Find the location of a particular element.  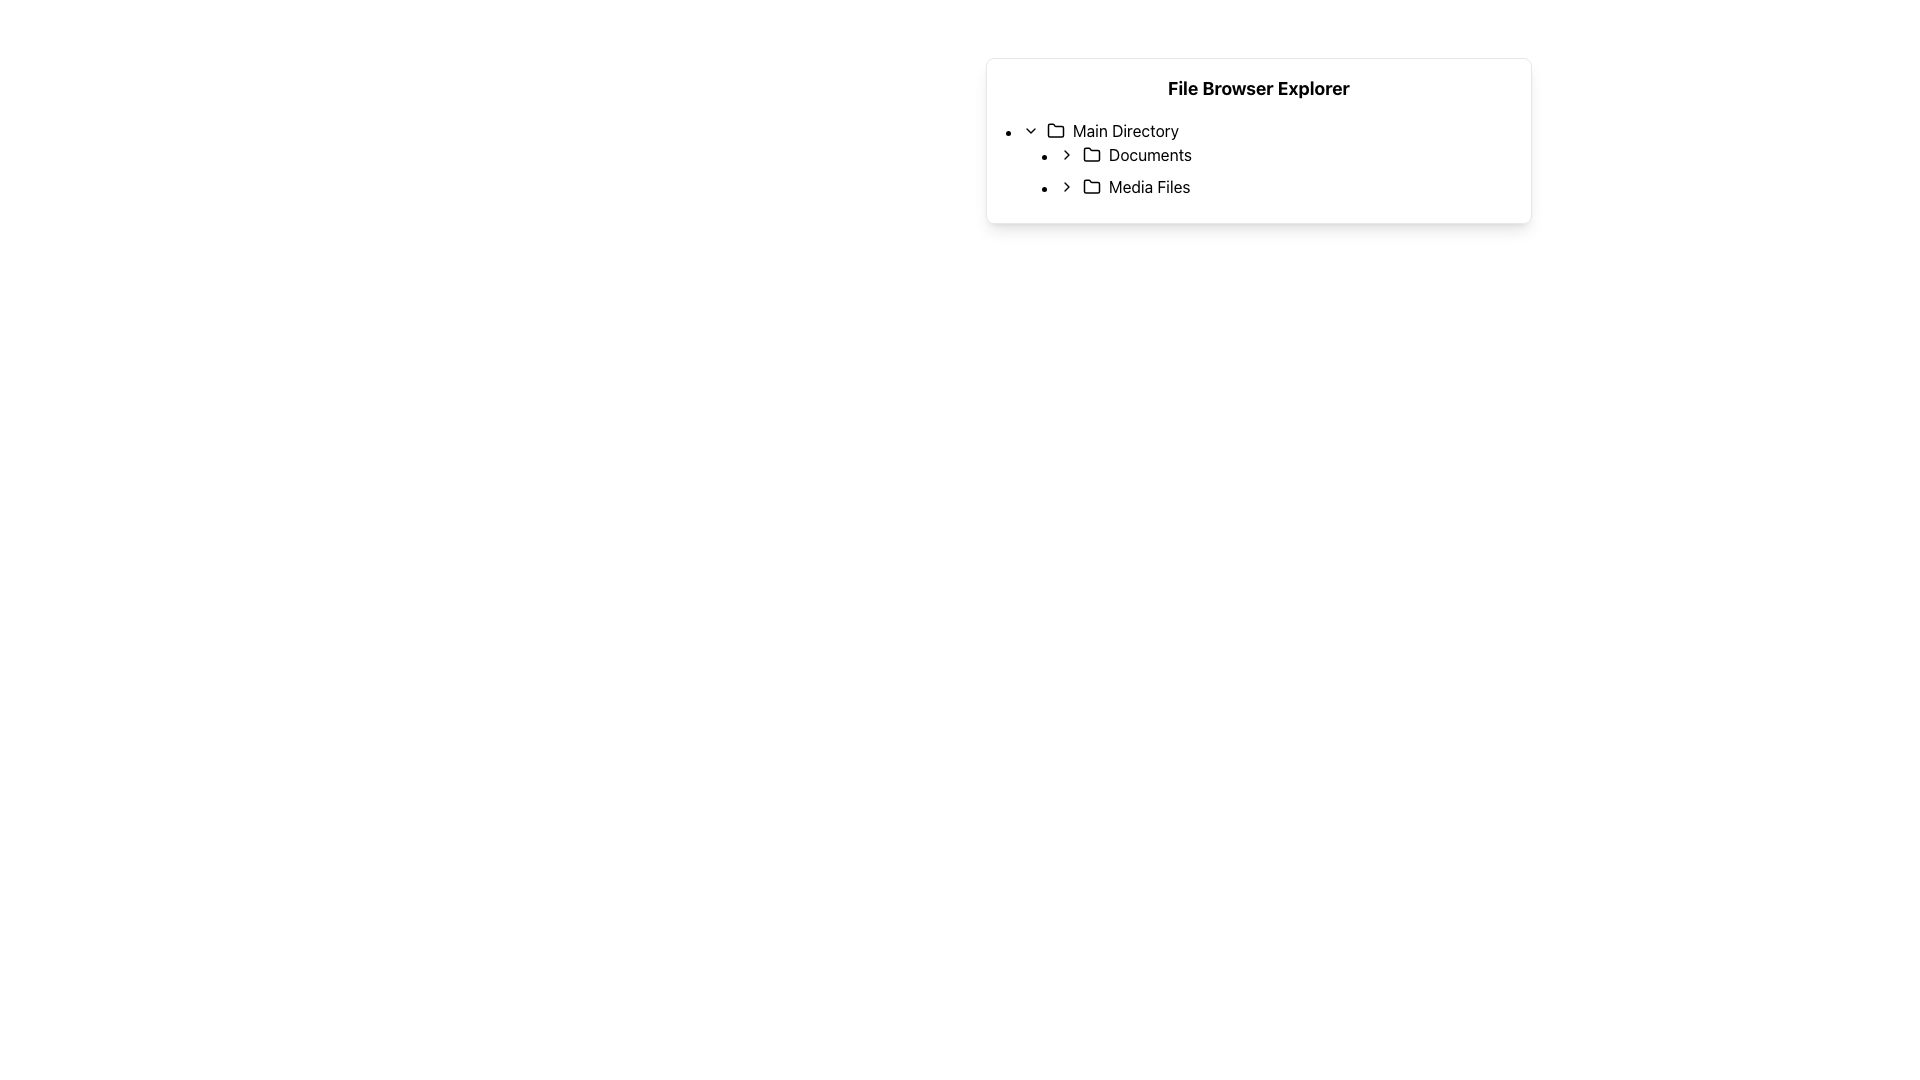

the main directory label in the file tree structure is located at coordinates (1125, 131).